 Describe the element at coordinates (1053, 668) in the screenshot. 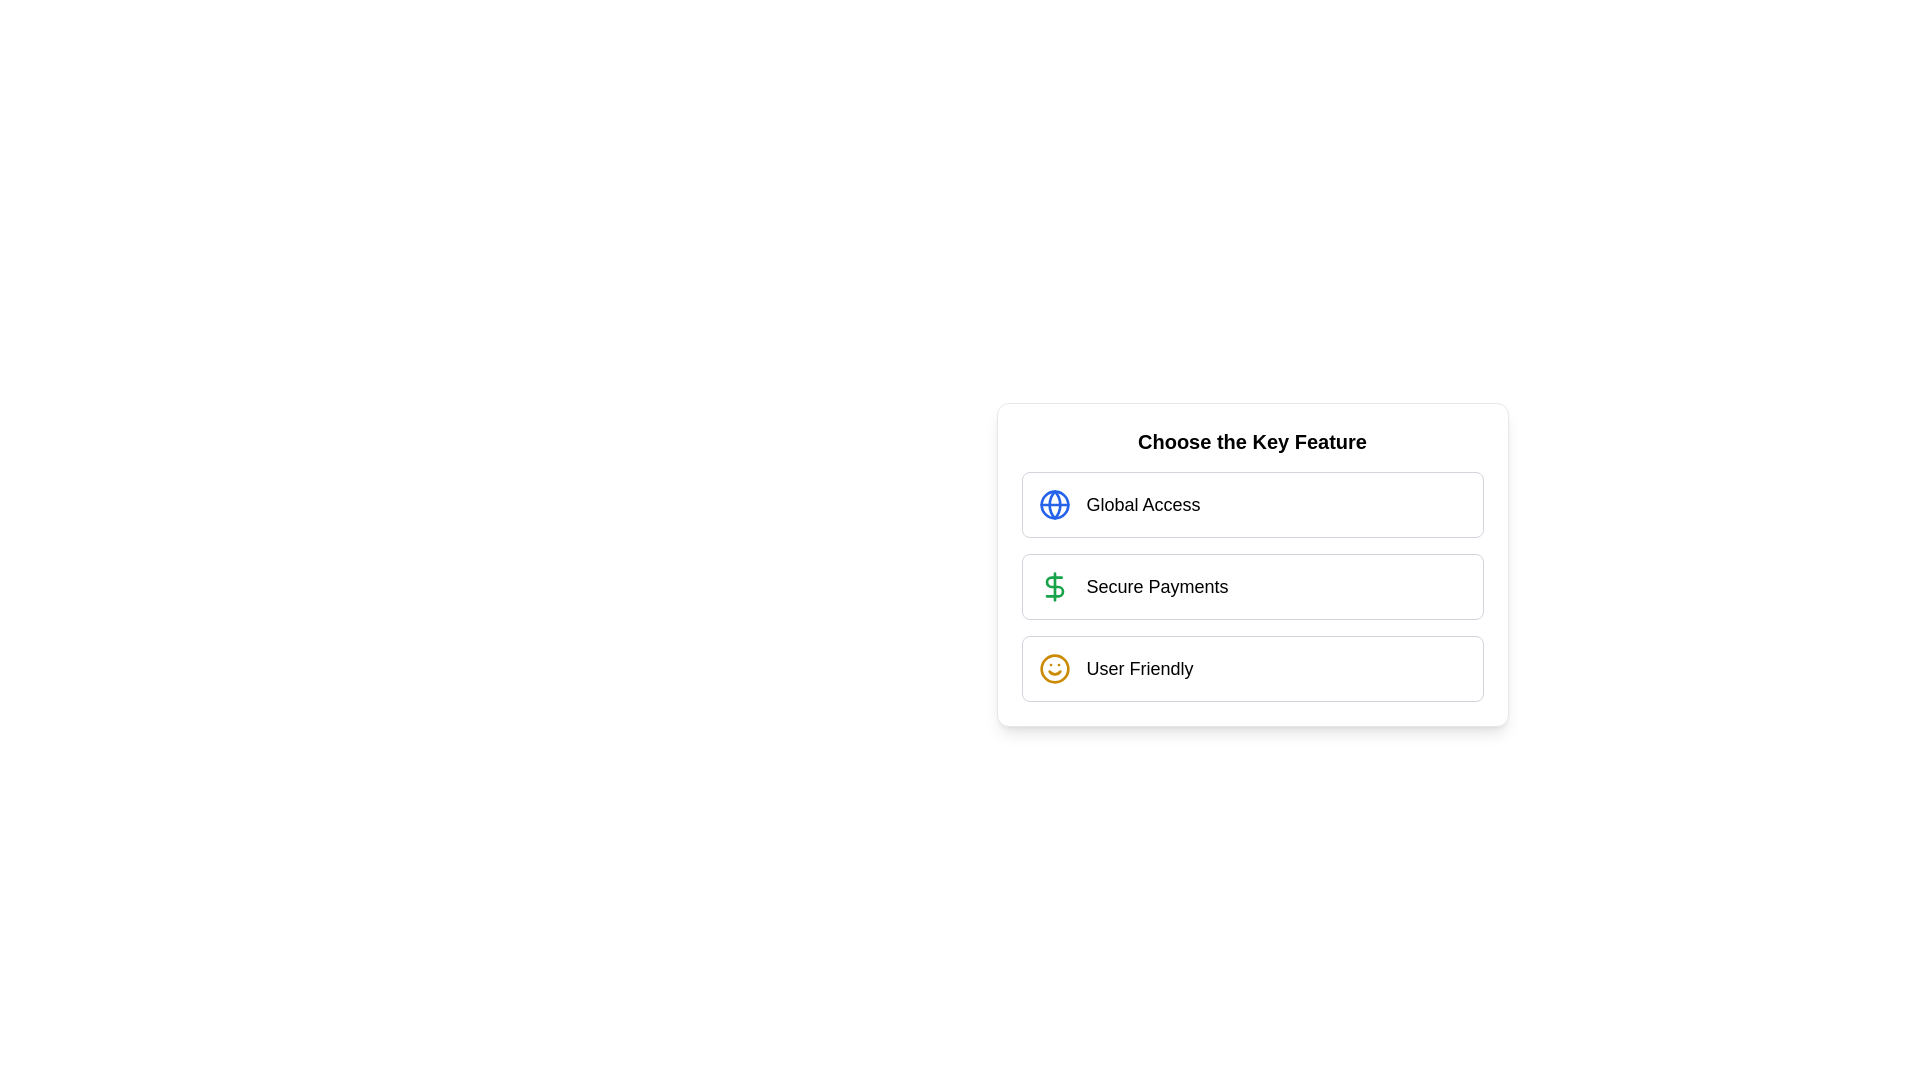

I see `the 'User Friendly' feature icon located to the left of the text 'User Friendly' in the vertical list under 'Choose the Key Feature.'` at that location.